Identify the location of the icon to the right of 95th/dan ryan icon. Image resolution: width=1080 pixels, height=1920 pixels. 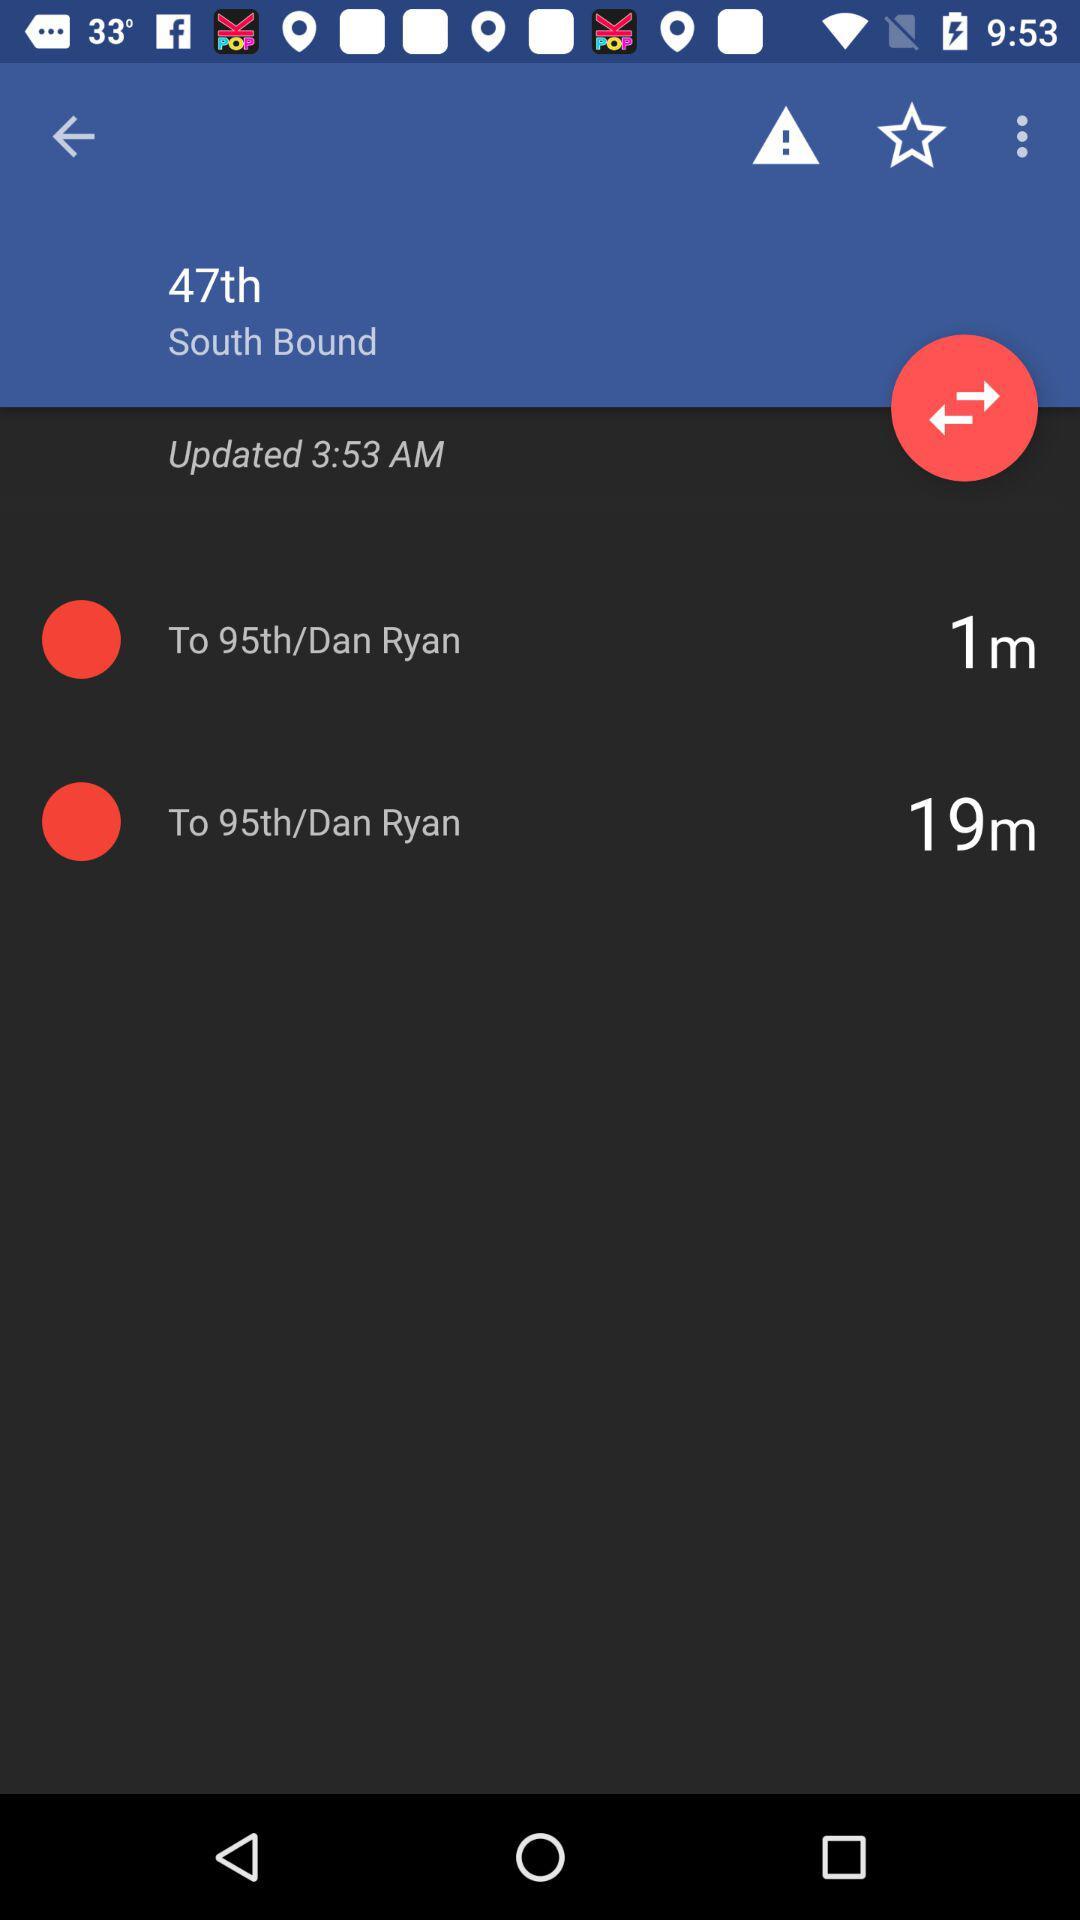
(945, 821).